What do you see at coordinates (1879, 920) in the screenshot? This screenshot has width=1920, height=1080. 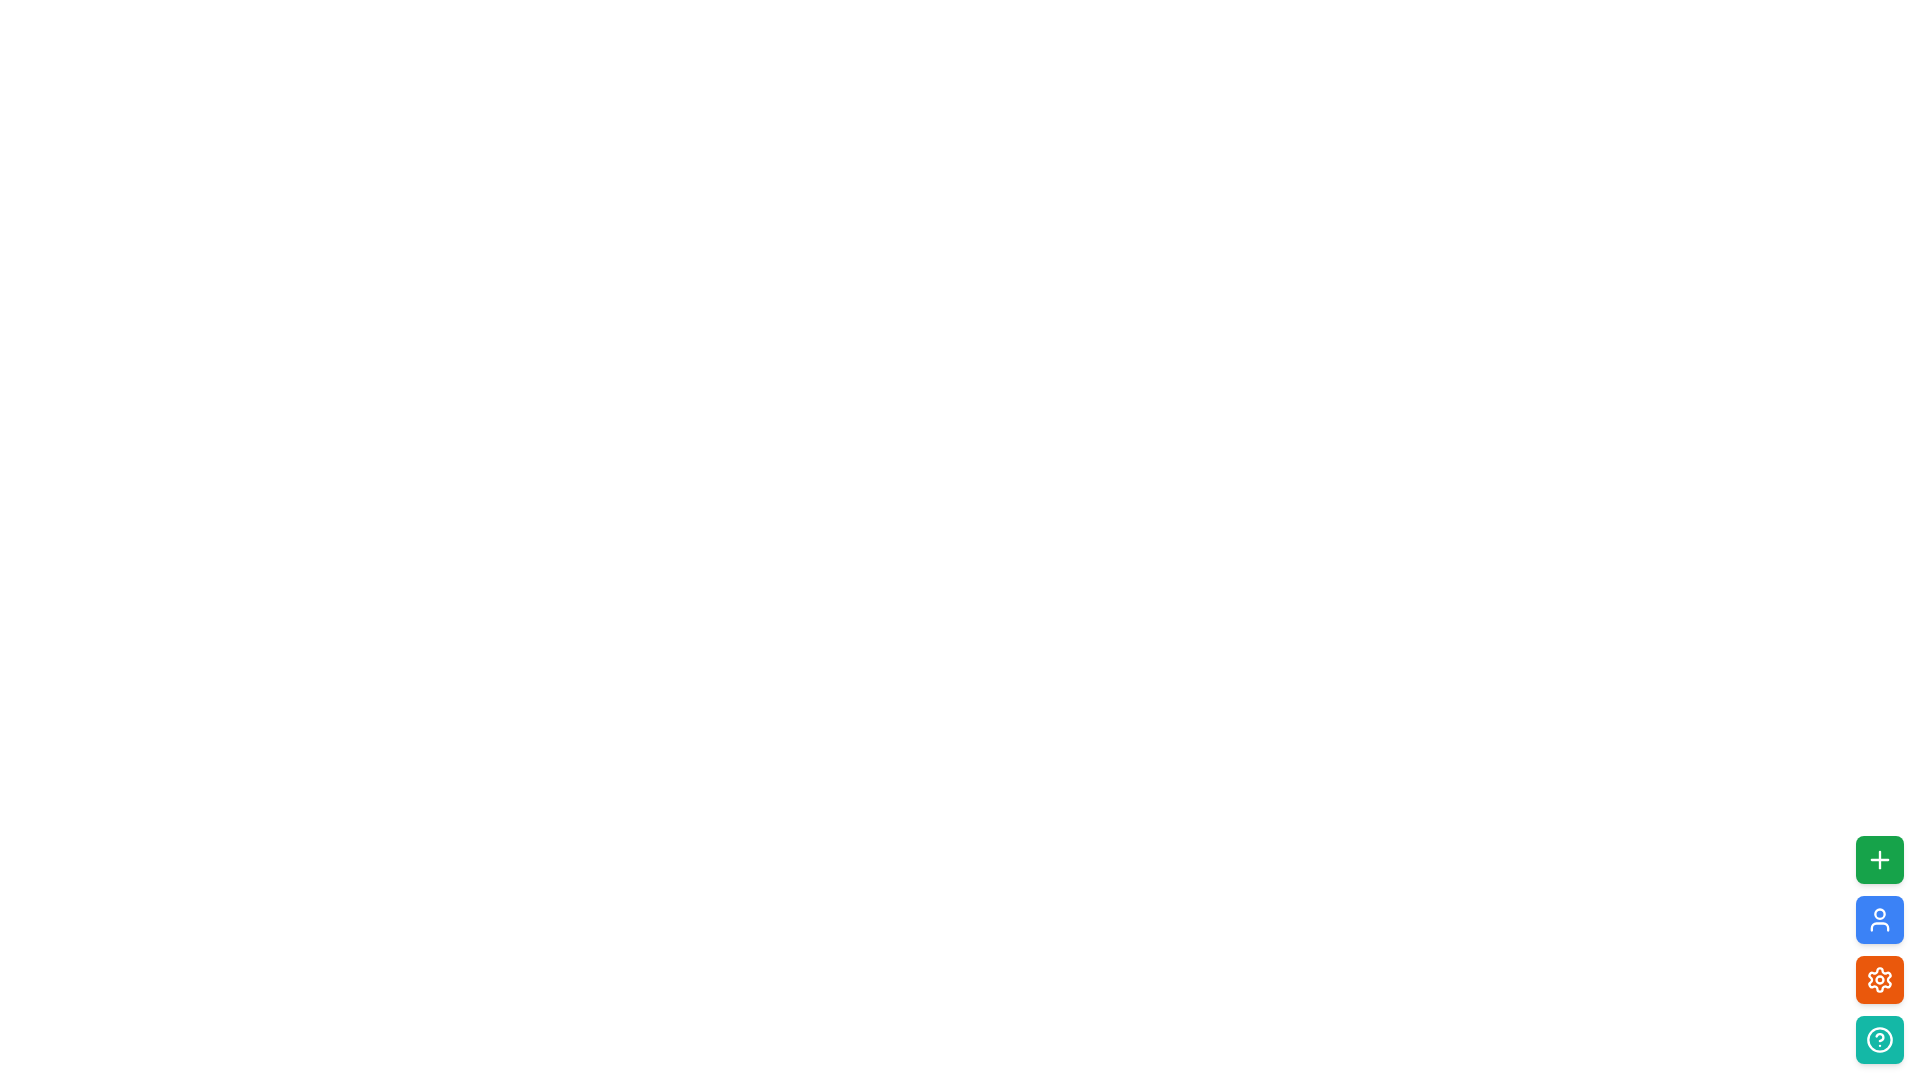 I see `the user profile icon button, which is a white outline of a person within a circular border on a blue square background` at bounding box center [1879, 920].